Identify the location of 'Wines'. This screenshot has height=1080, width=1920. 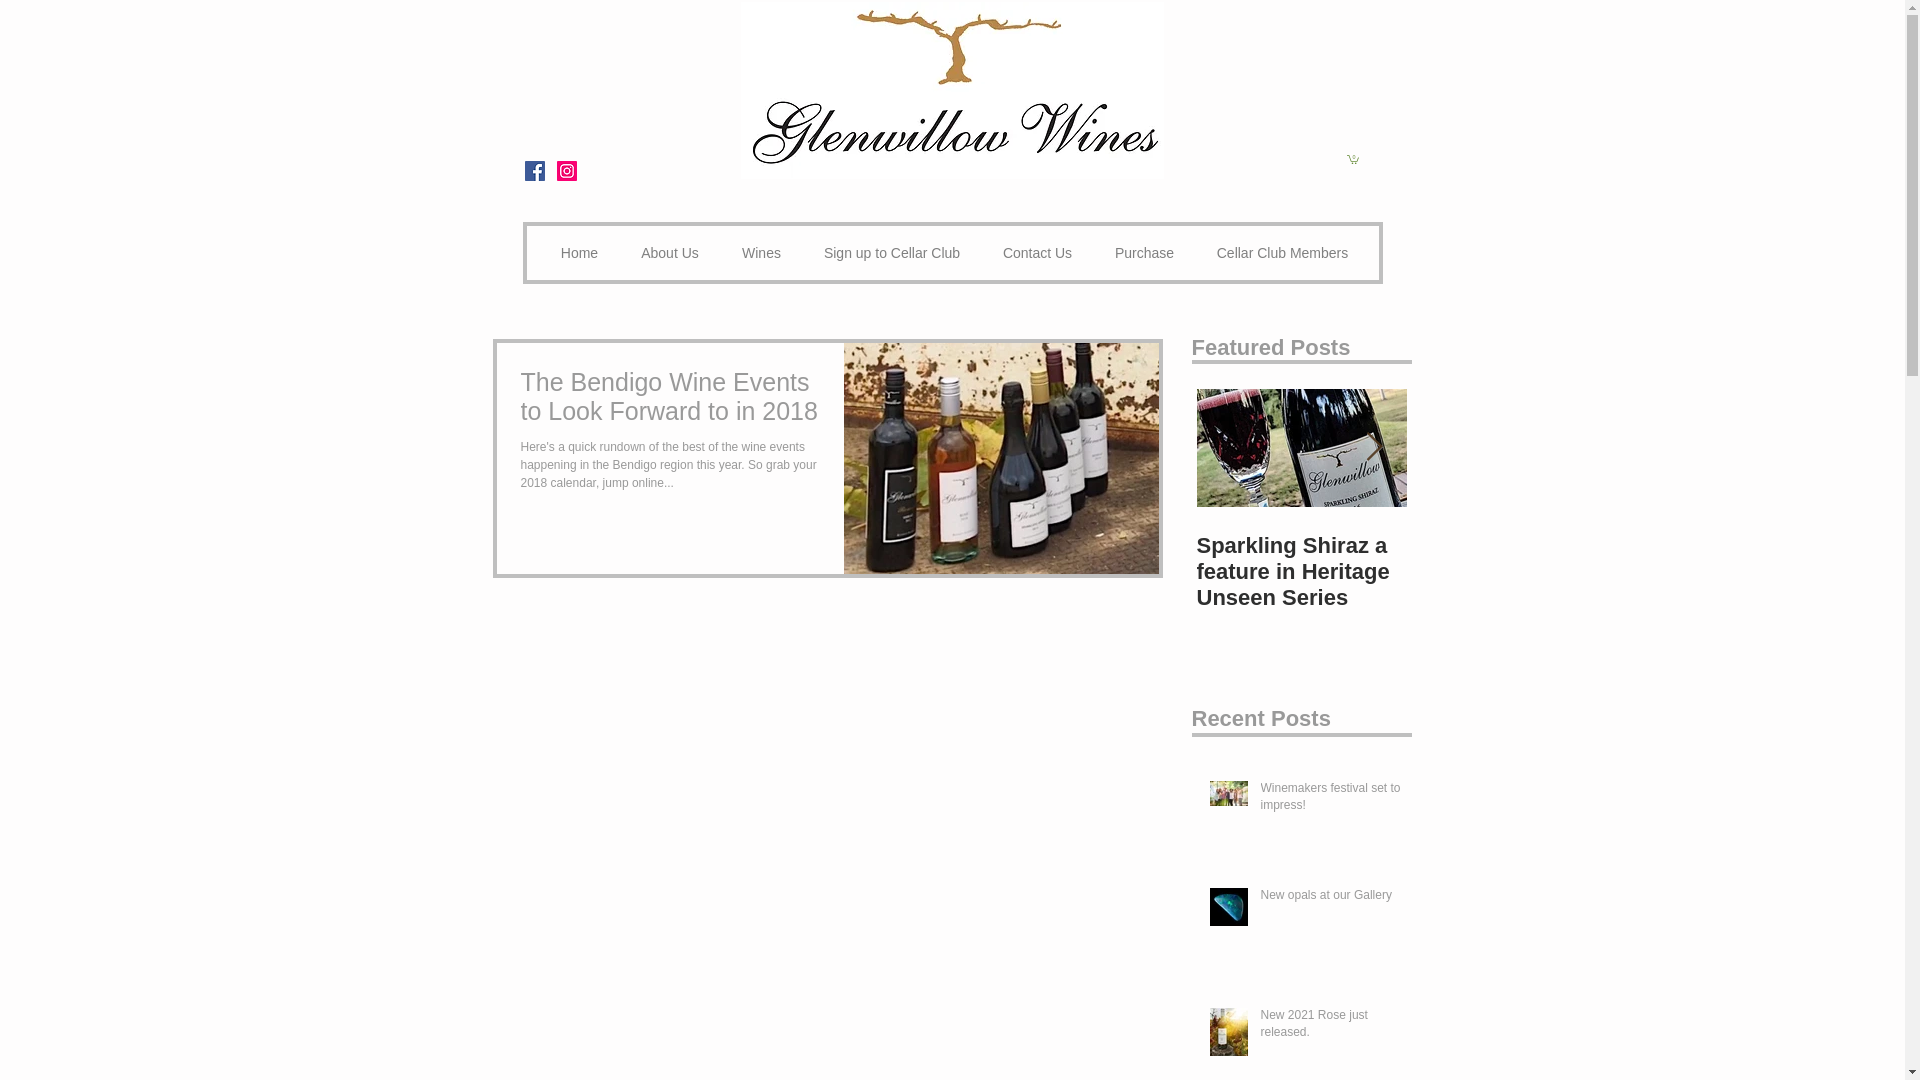
(760, 252).